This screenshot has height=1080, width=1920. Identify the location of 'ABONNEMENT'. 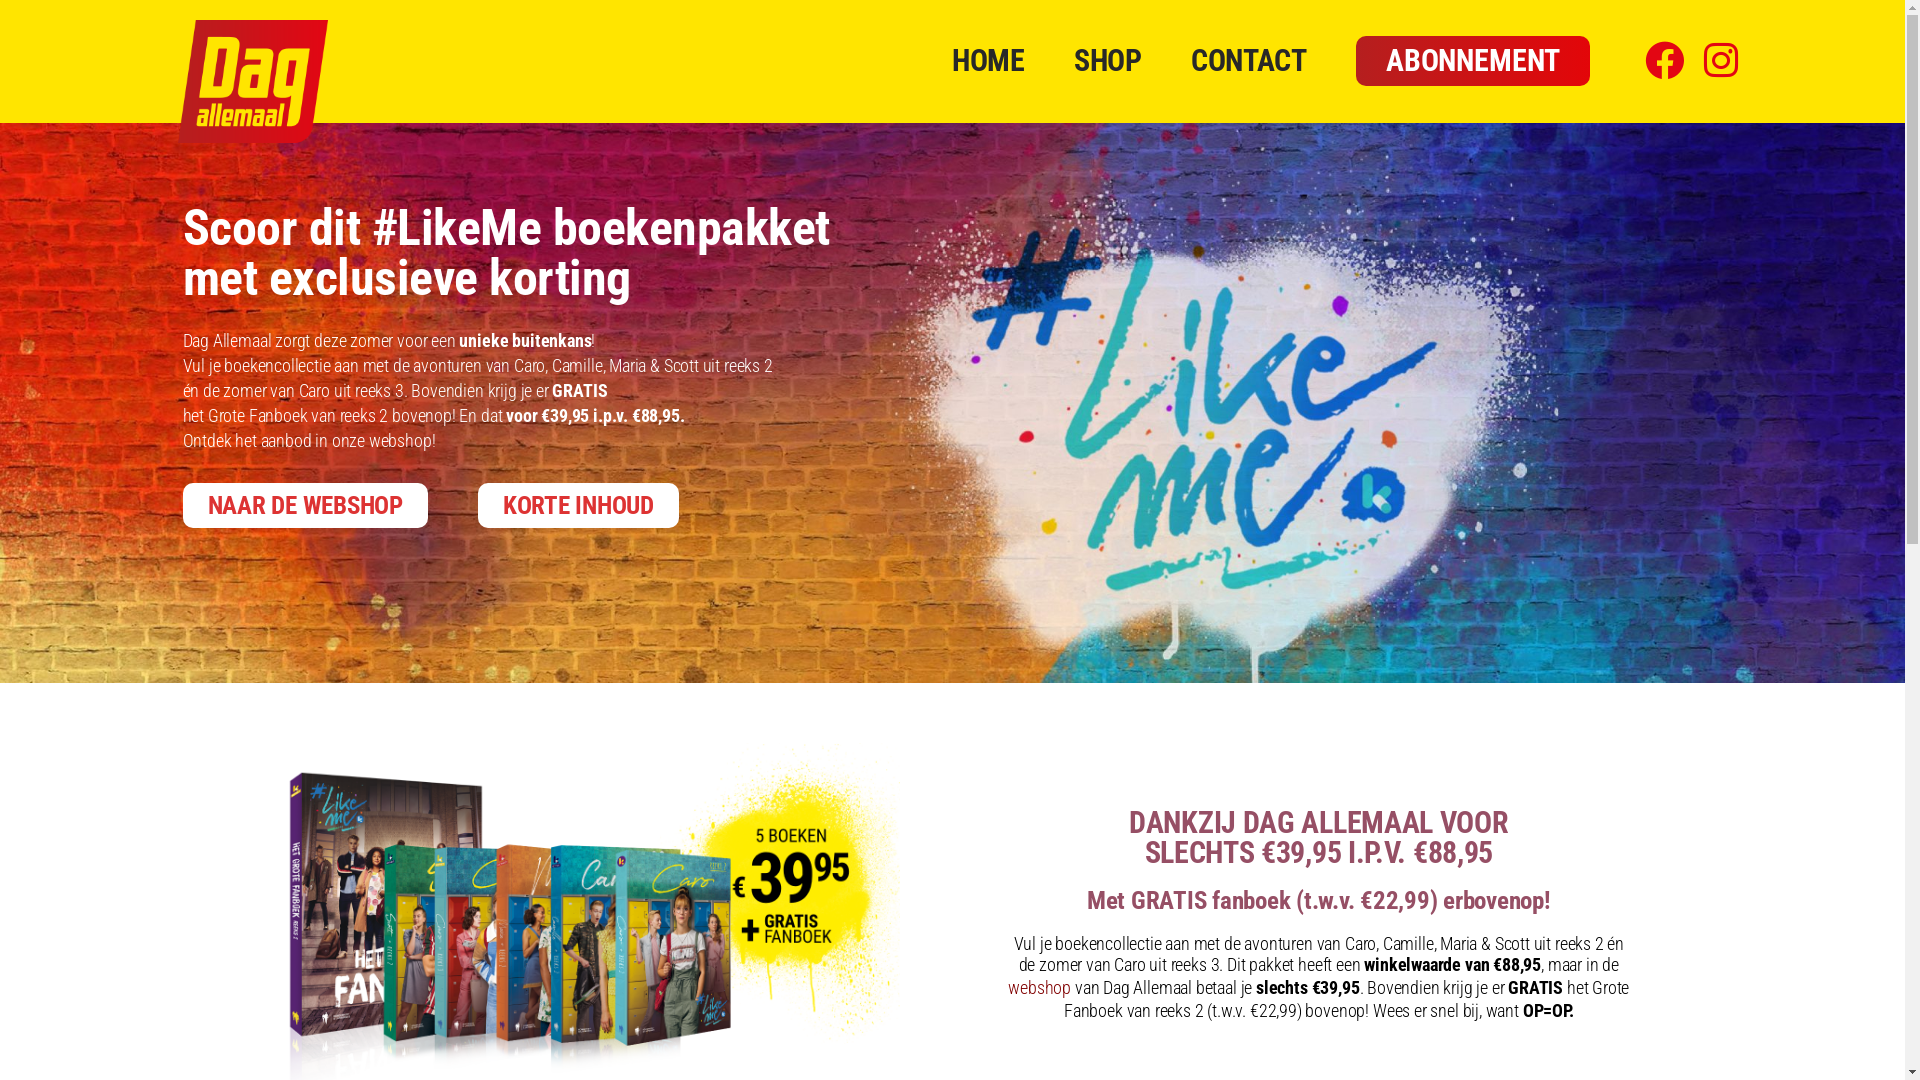
(1473, 60).